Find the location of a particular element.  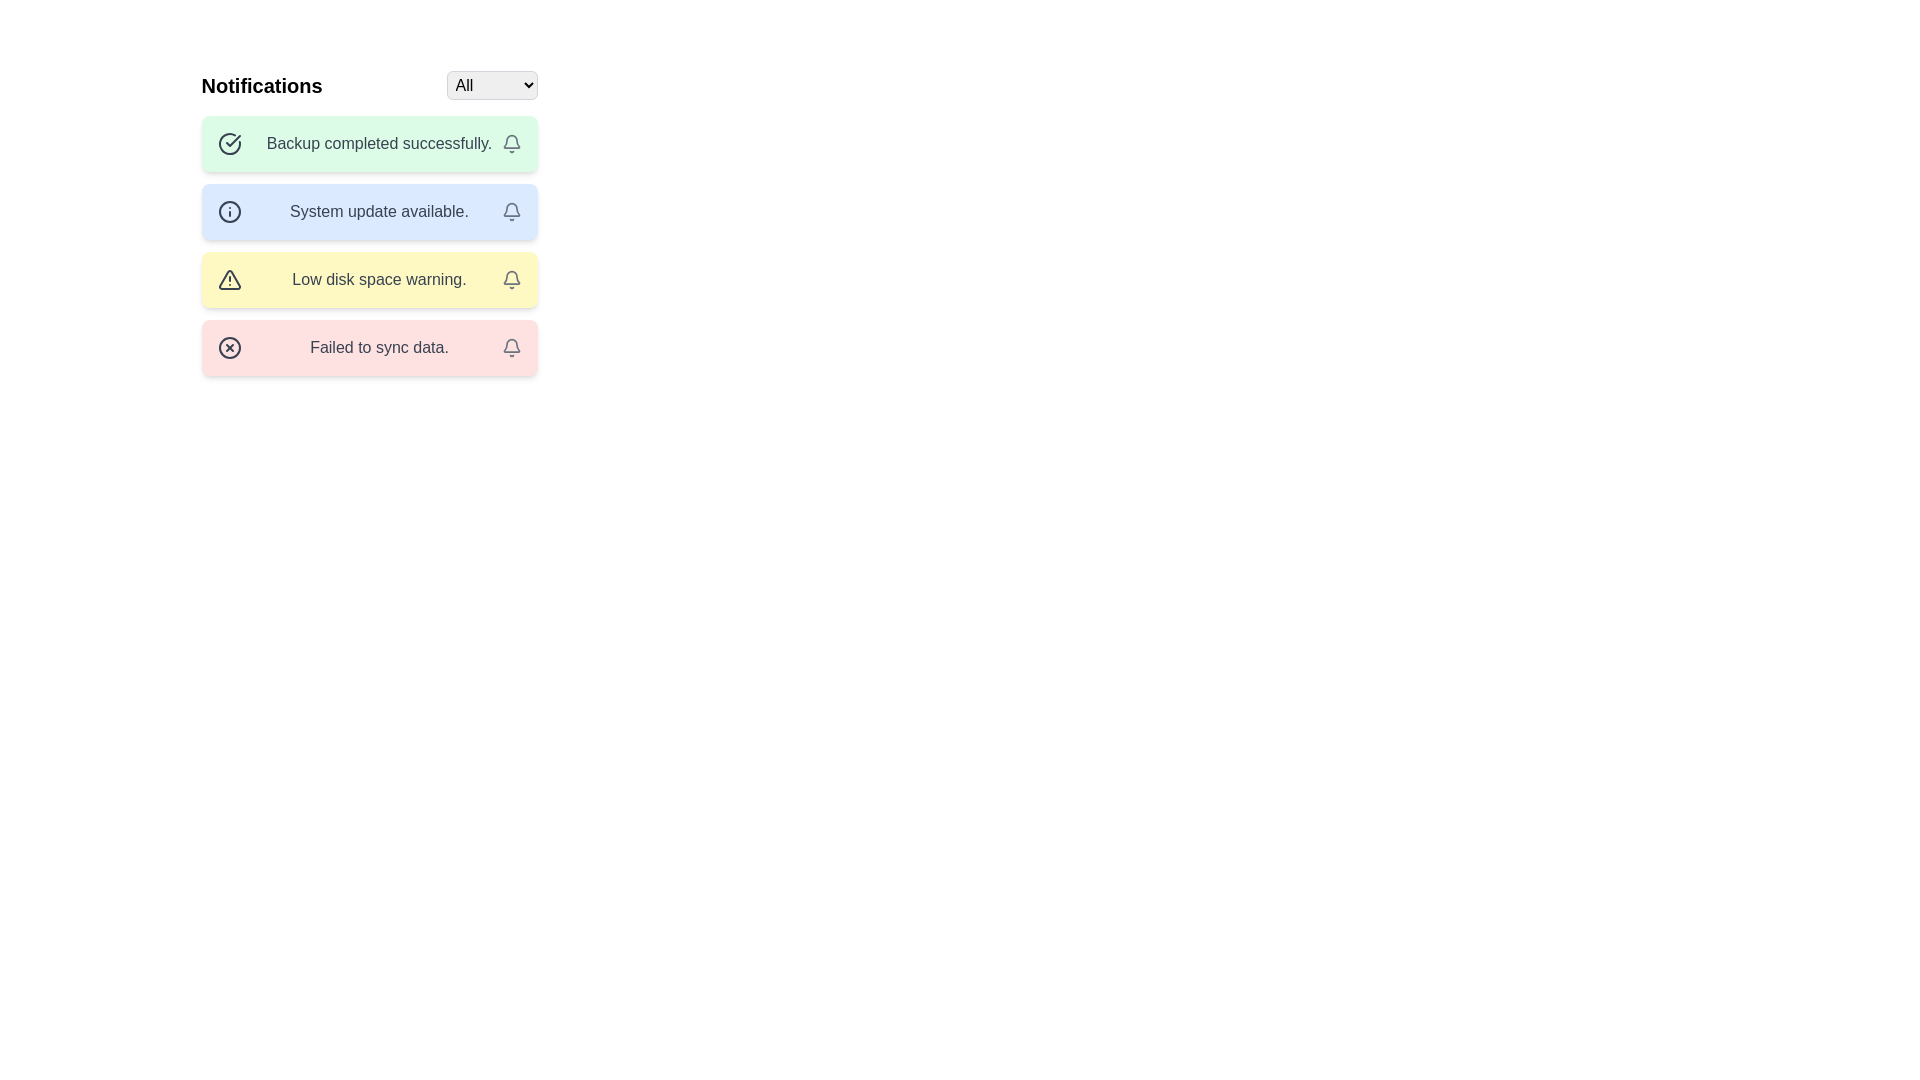

the warning icon in the third notification row, which is located to the left of the 'Low disk space warning' text is located at coordinates (229, 280).